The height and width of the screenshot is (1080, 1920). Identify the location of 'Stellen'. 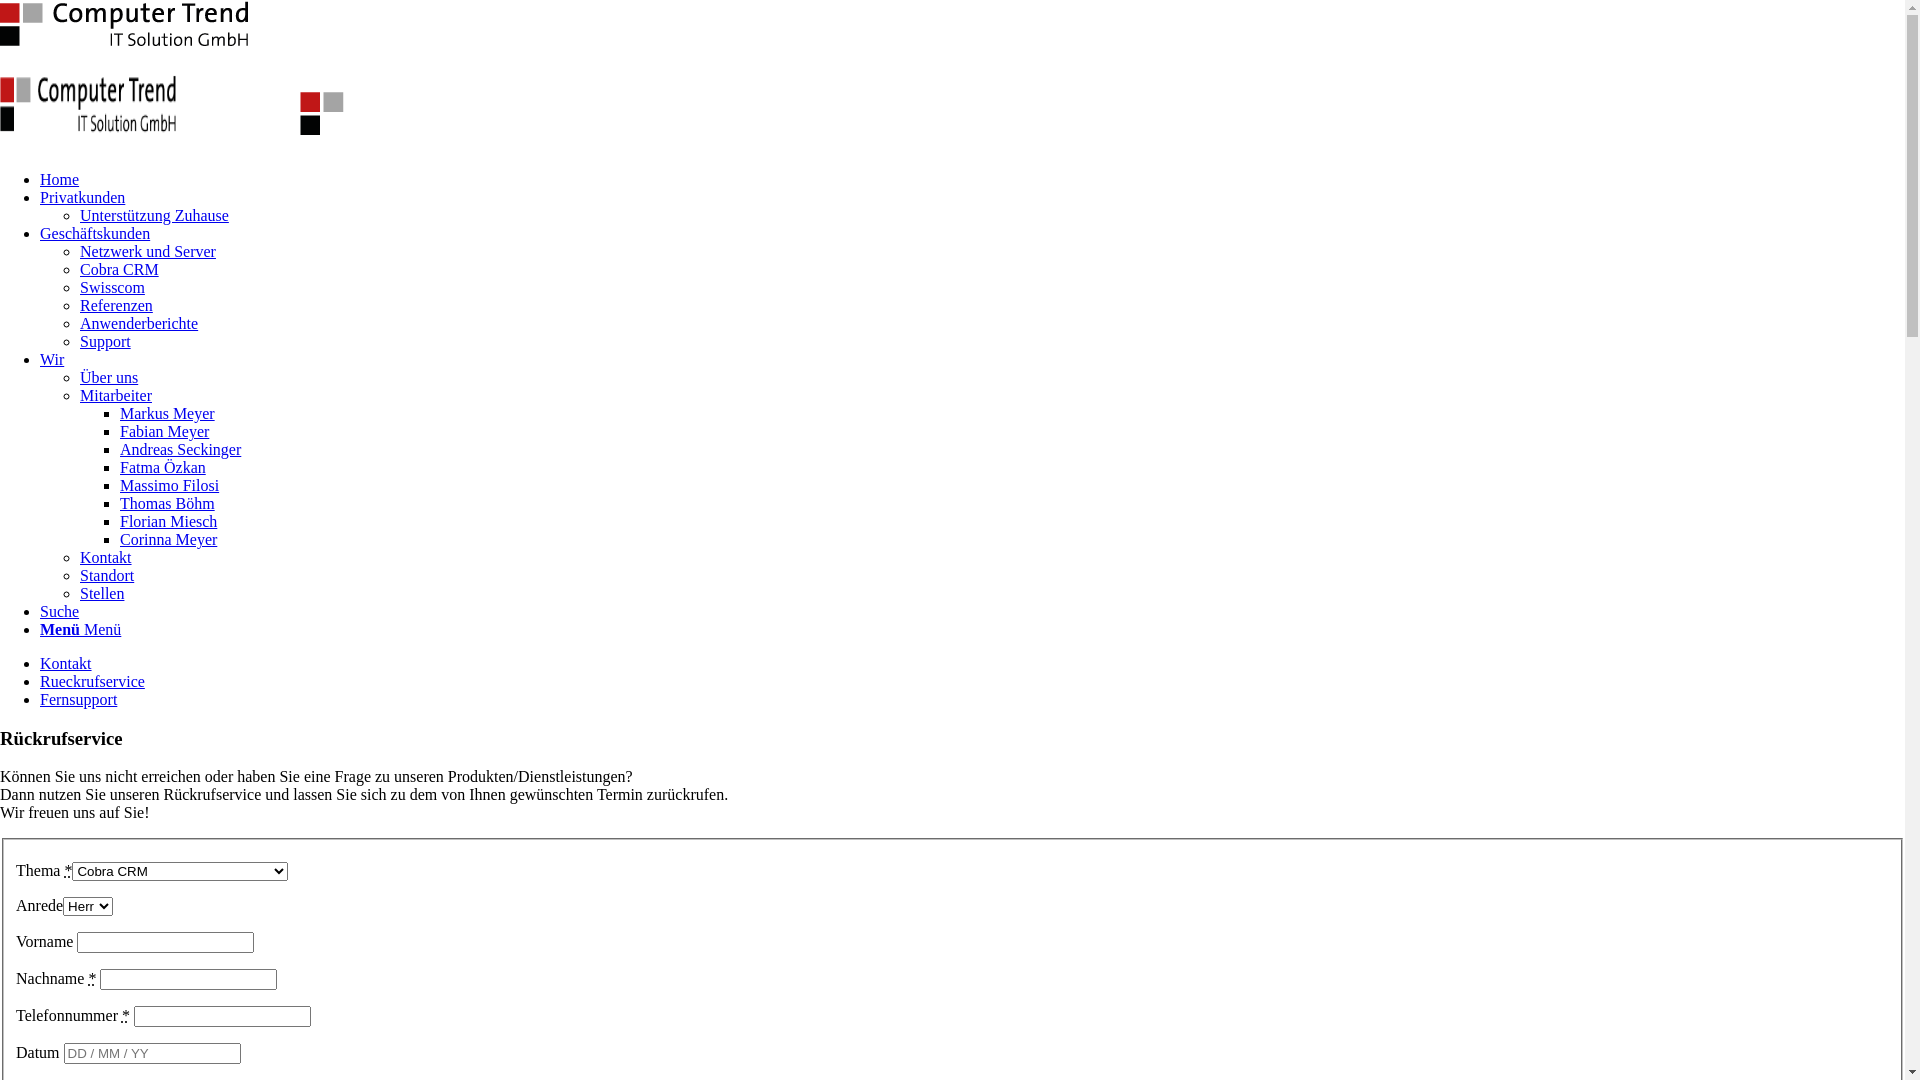
(100, 592).